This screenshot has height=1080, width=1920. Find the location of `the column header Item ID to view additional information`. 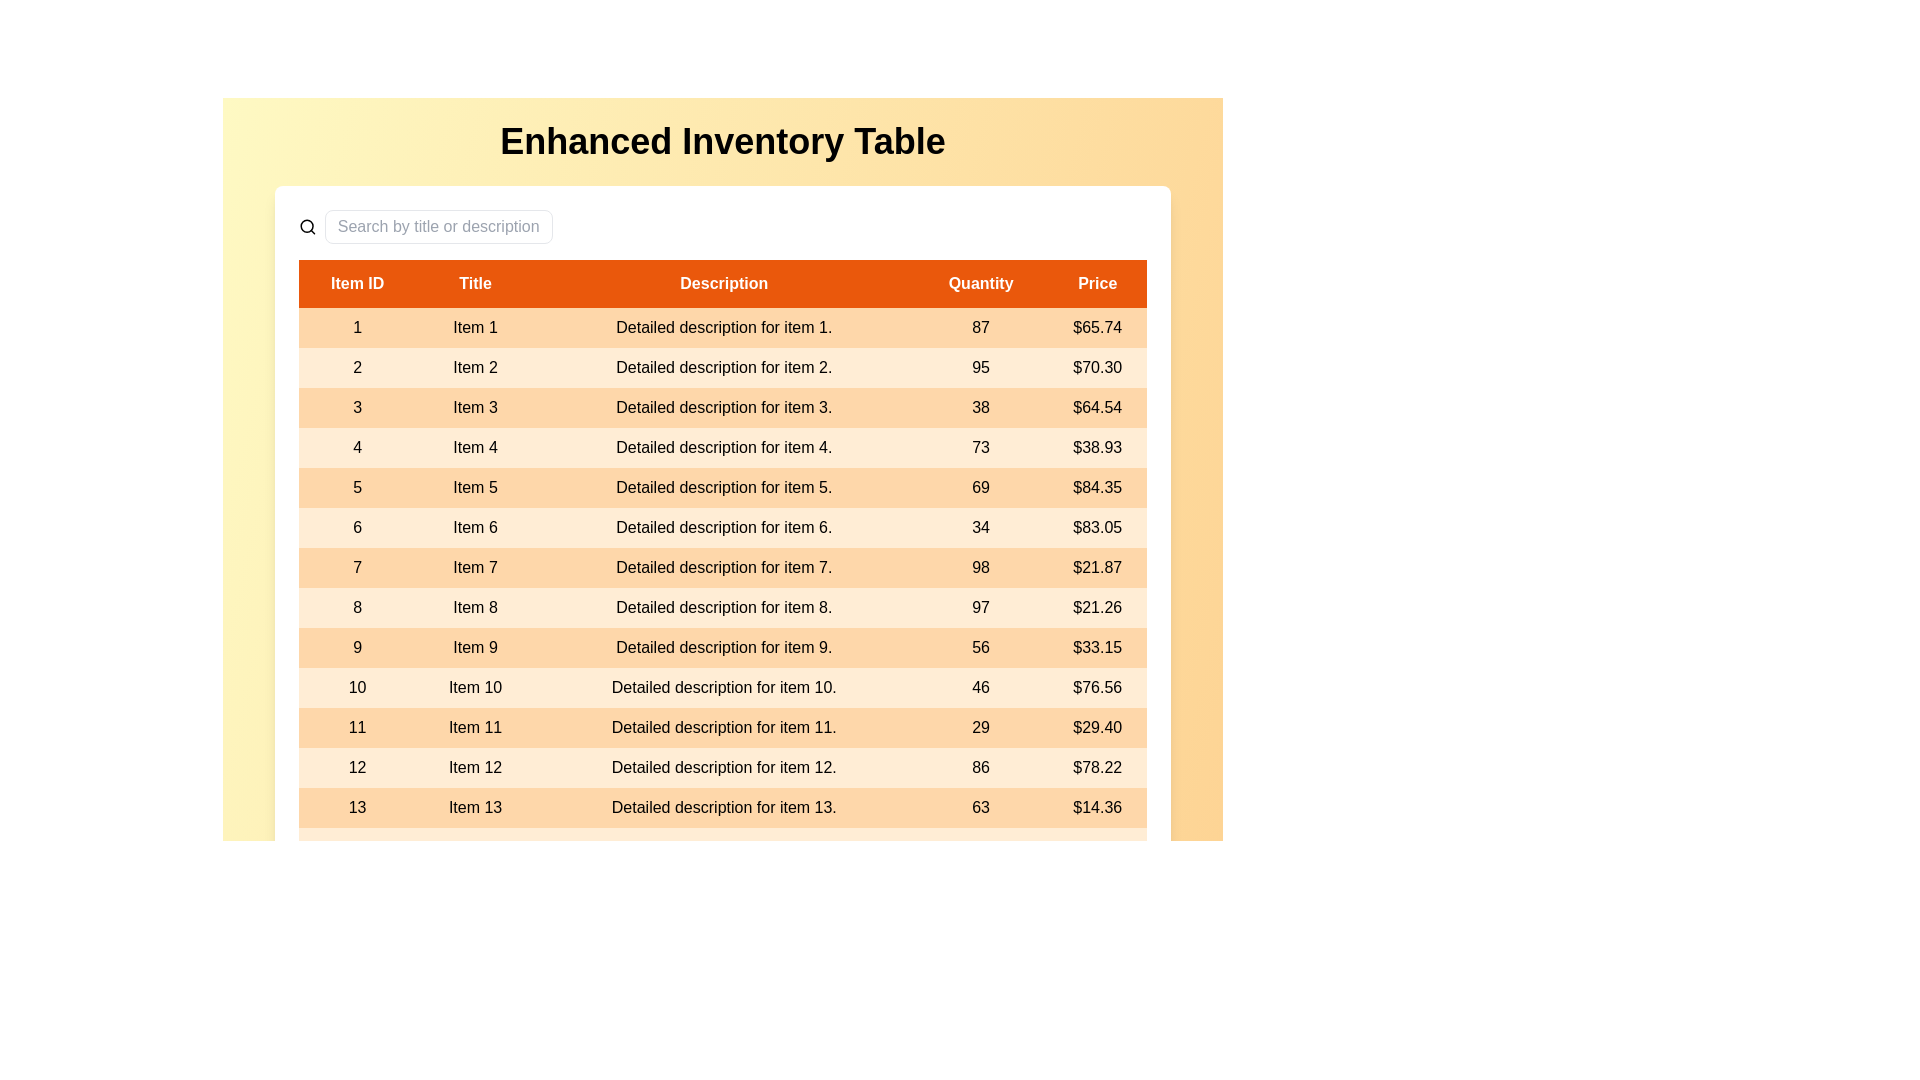

the column header Item ID to view additional information is located at coordinates (357, 284).